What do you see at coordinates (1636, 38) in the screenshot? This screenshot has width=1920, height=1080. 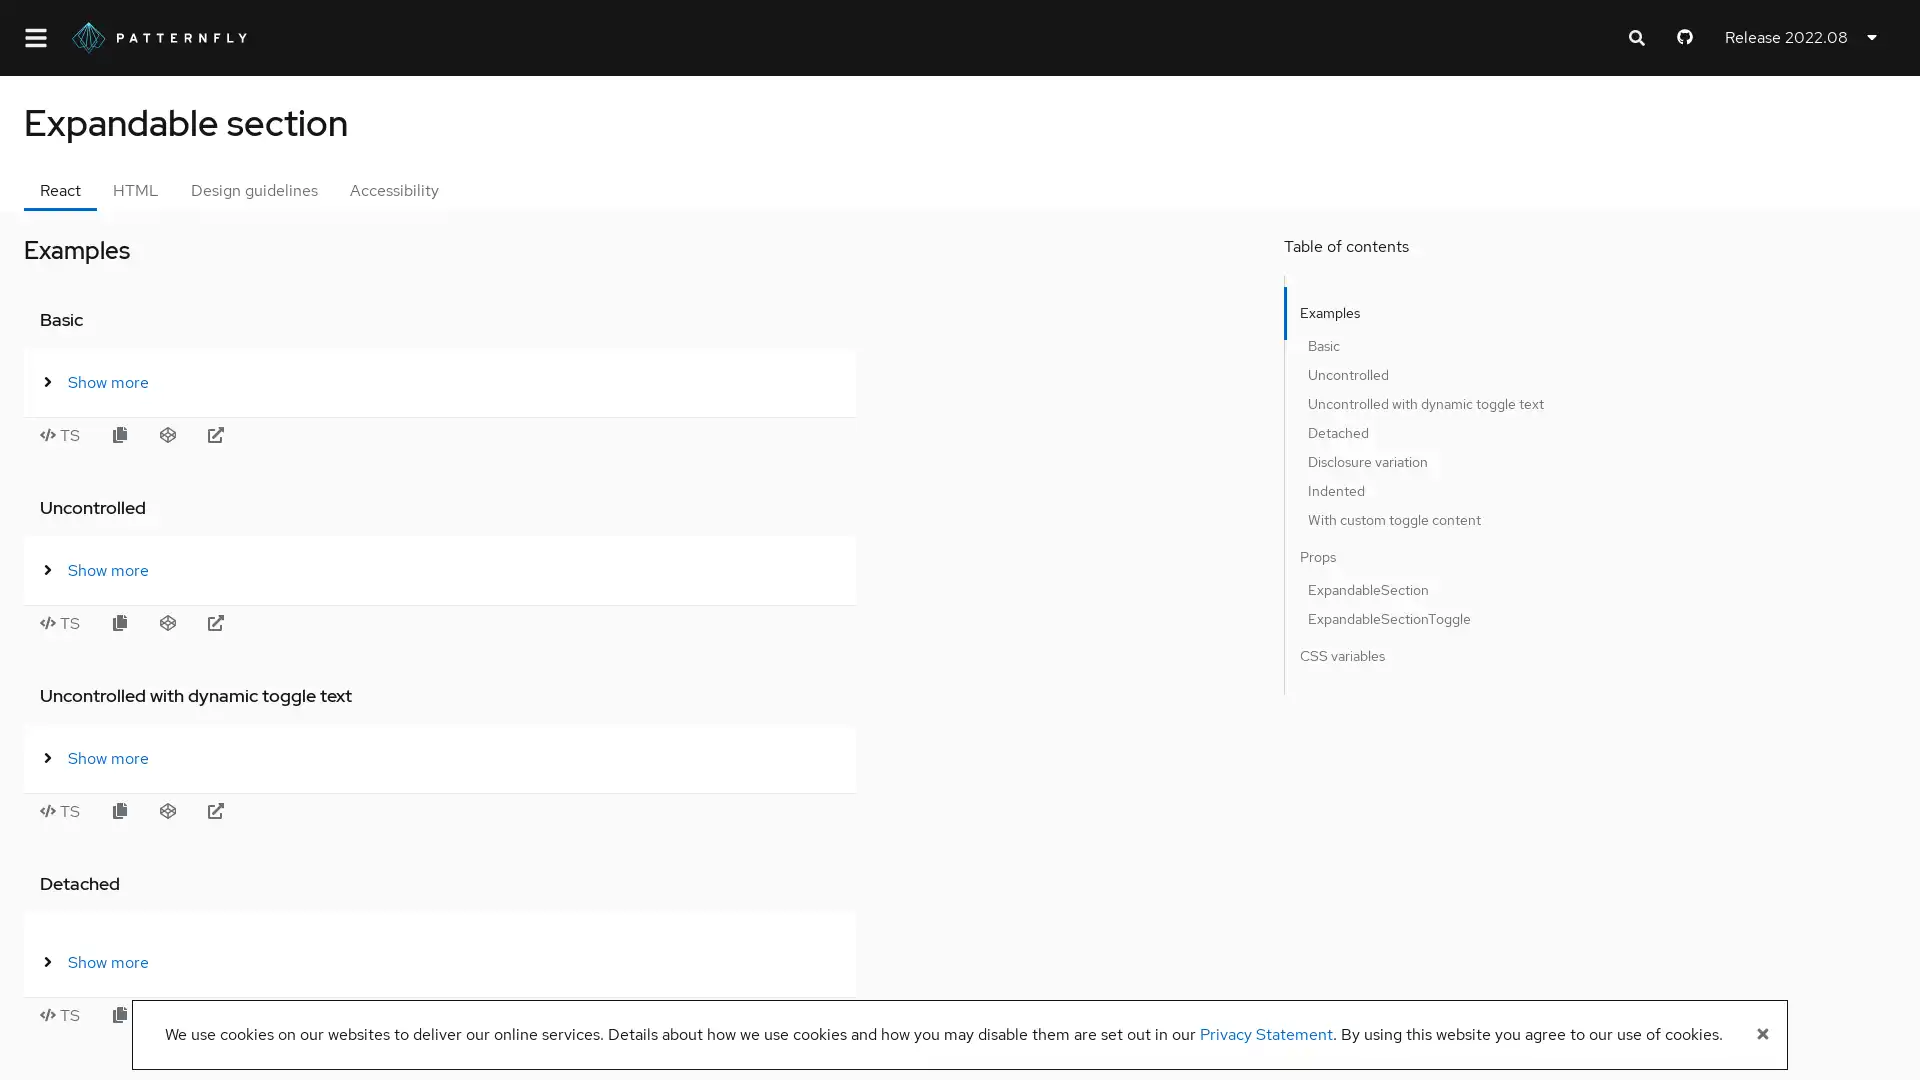 I see `Expand search input` at bounding box center [1636, 38].